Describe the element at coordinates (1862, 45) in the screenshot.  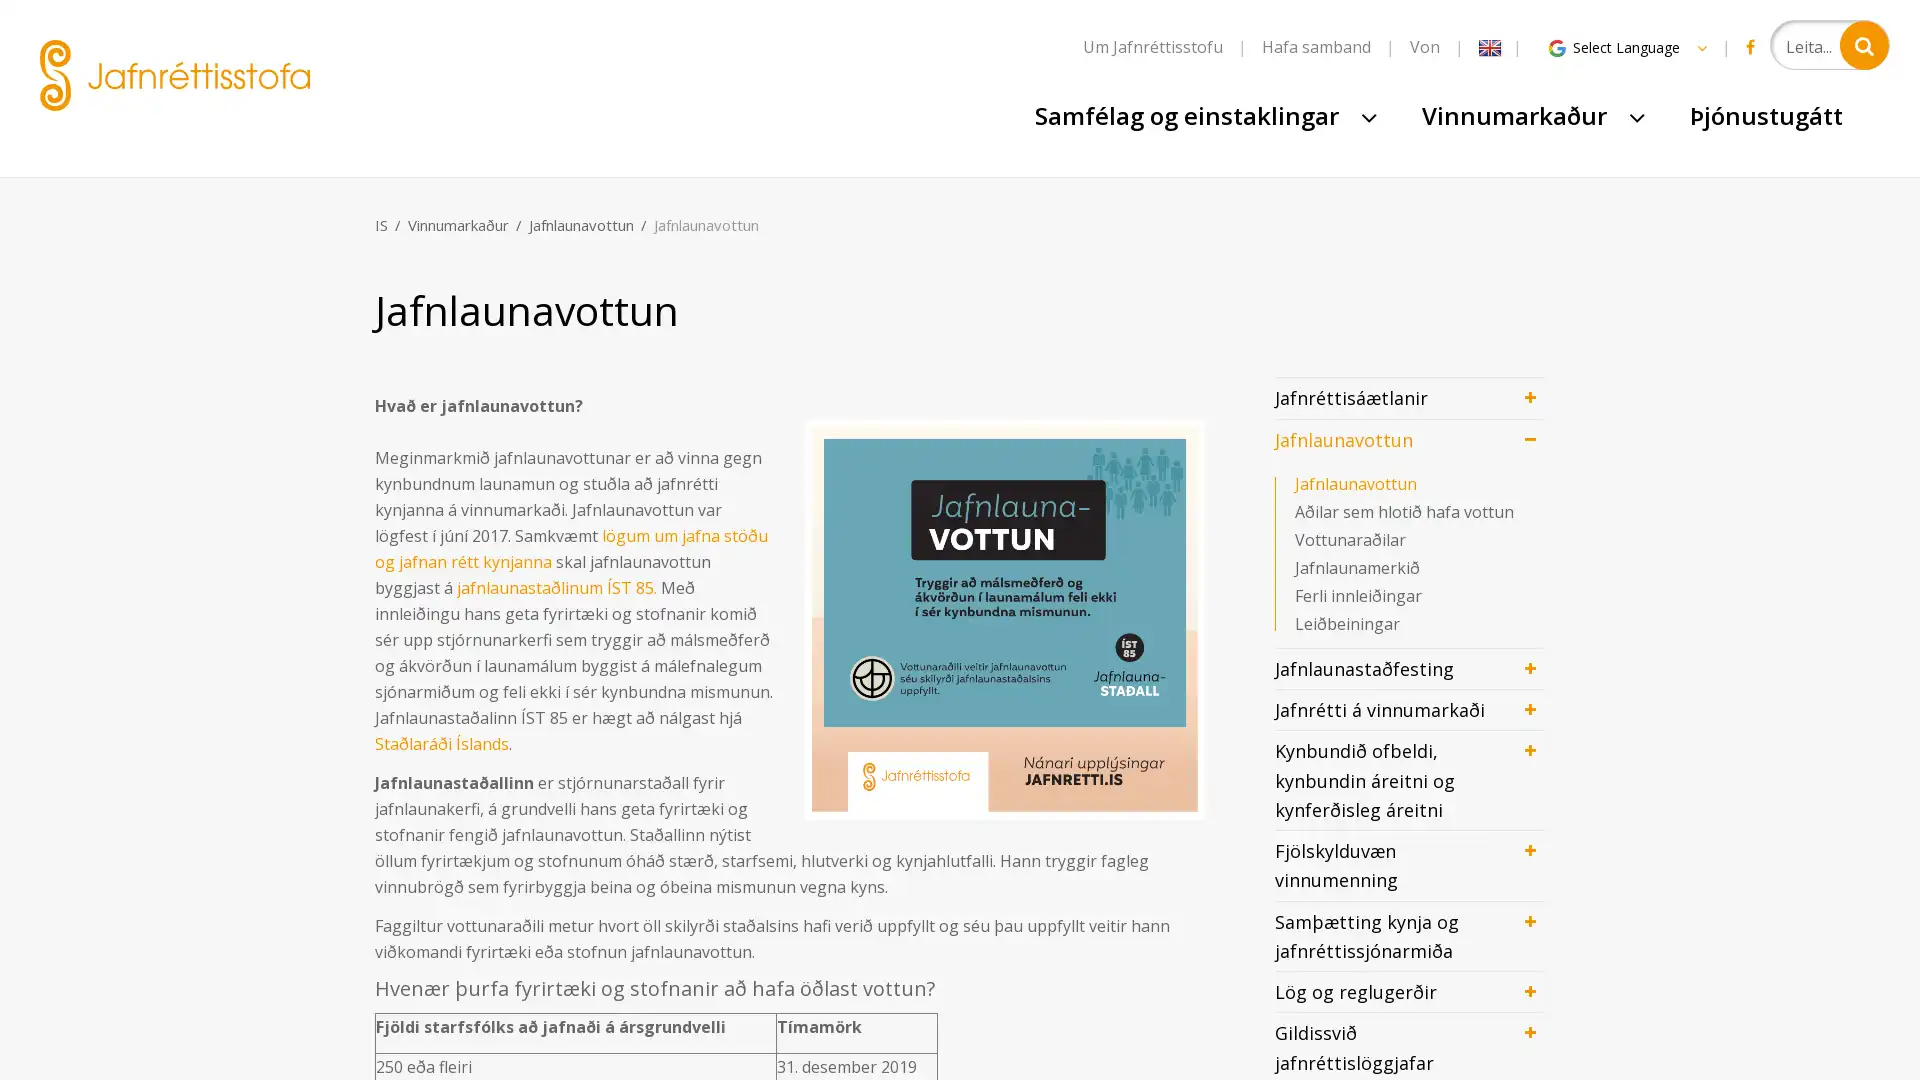
I see `Leita` at that location.